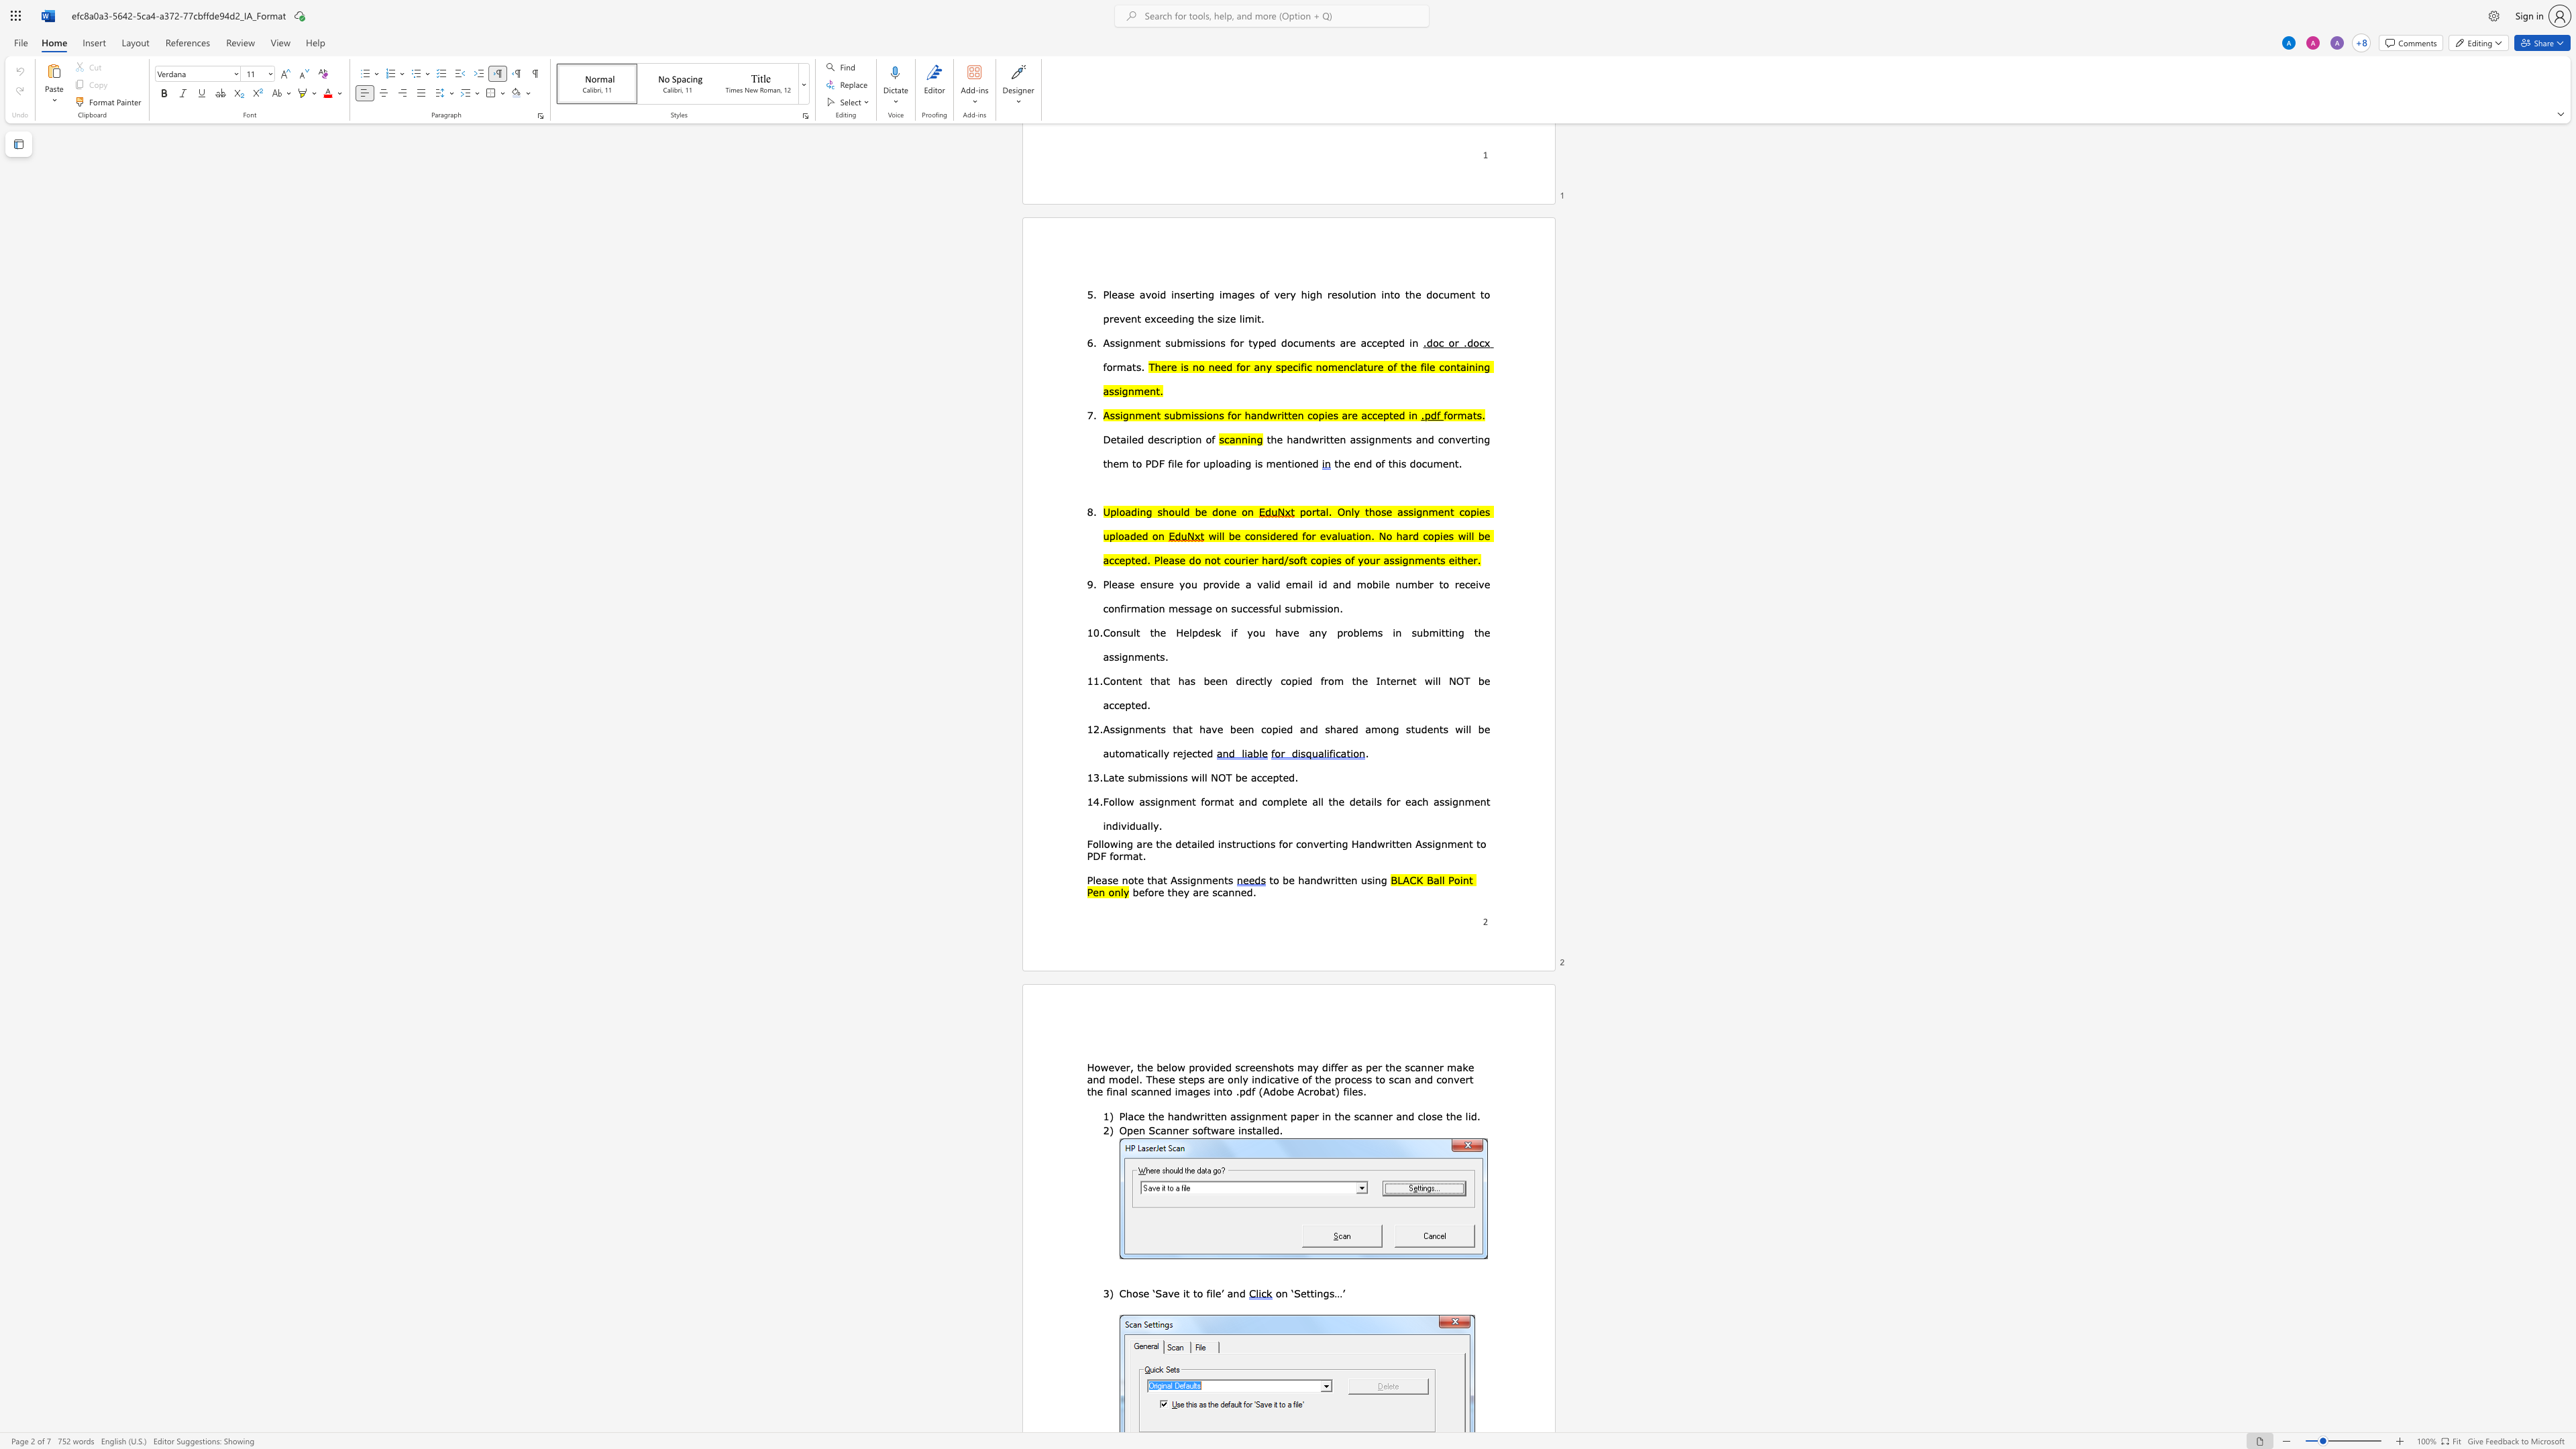 The height and width of the screenshot is (1449, 2576). I want to click on the space between the continuous character "s" and "i" in the text, so click(1371, 878).